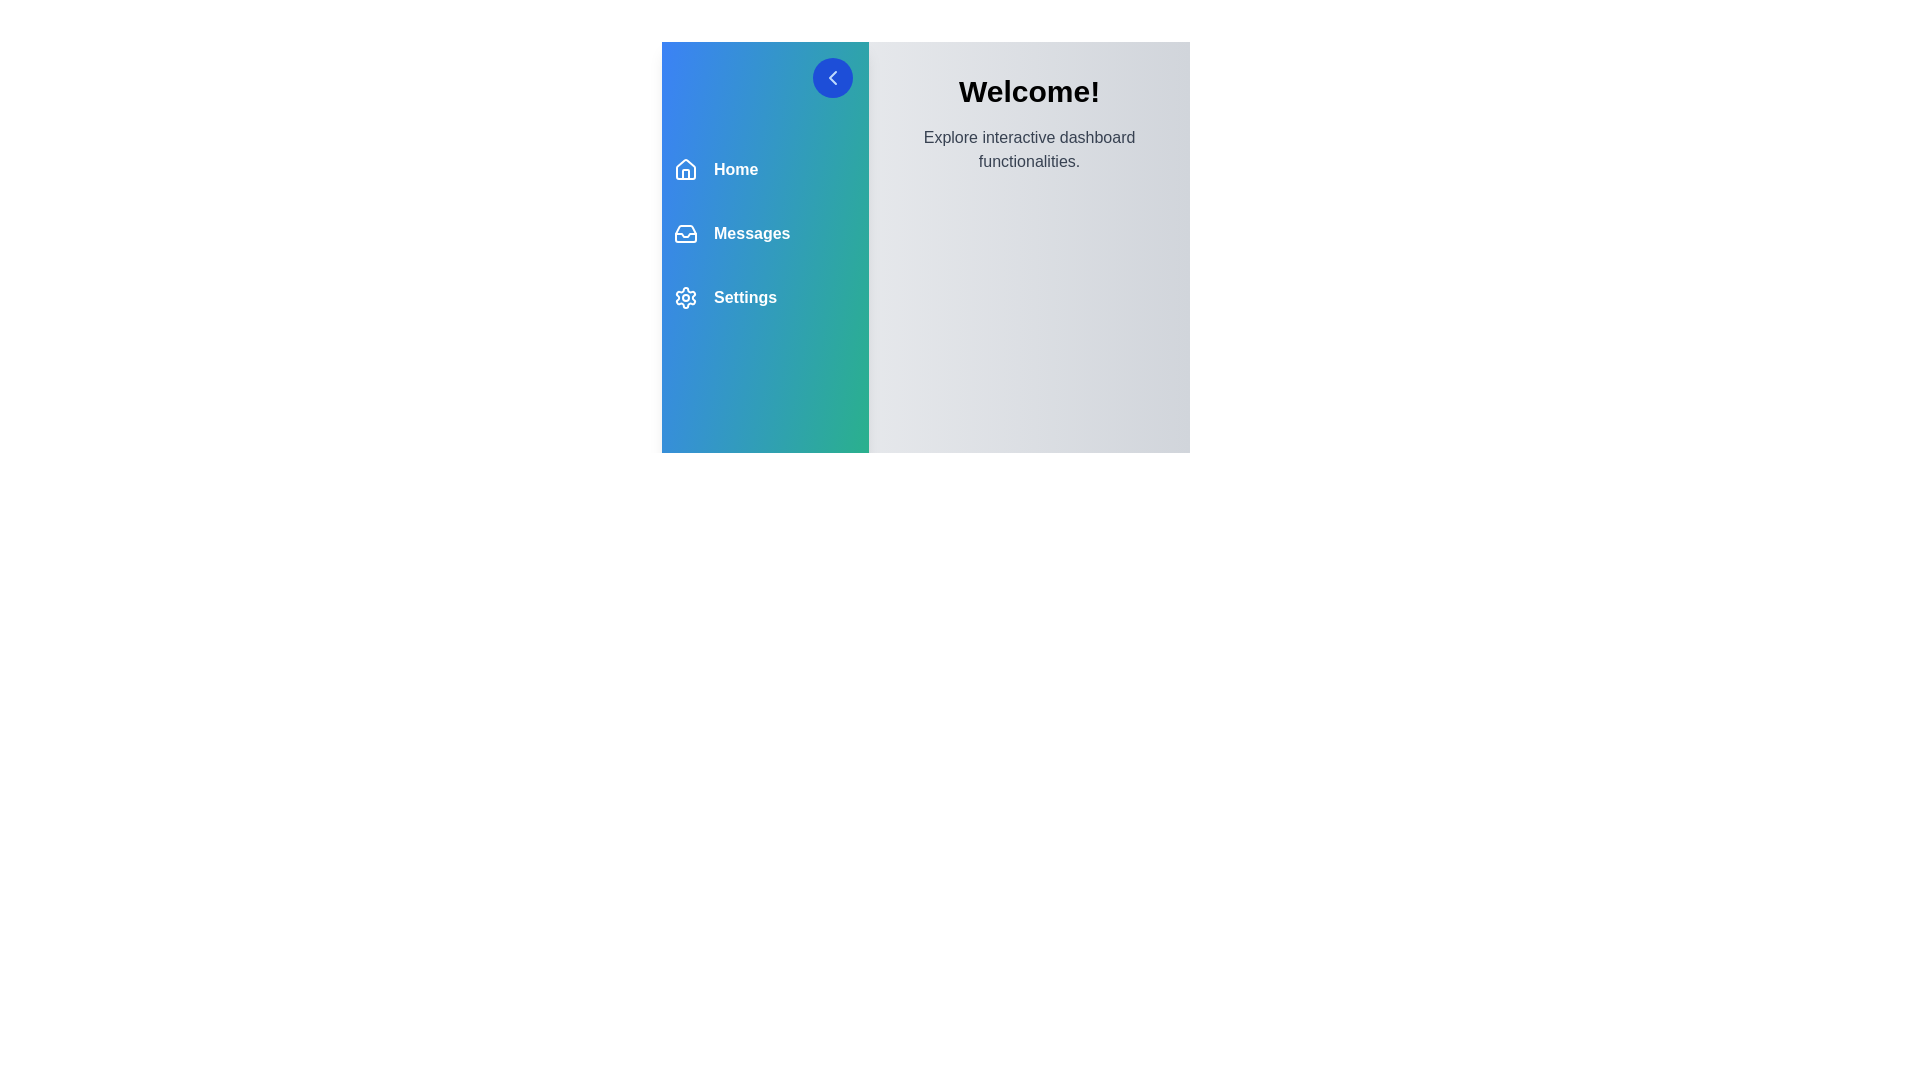 Image resolution: width=1920 pixels, height=1080 pixels. I want to click on the 'Settings' button, which is a rectangular button with a gear icon and the word 'Settings', positioned as the third item in the vertical list of menu buttons on the left sidebar, so click(724, 297).